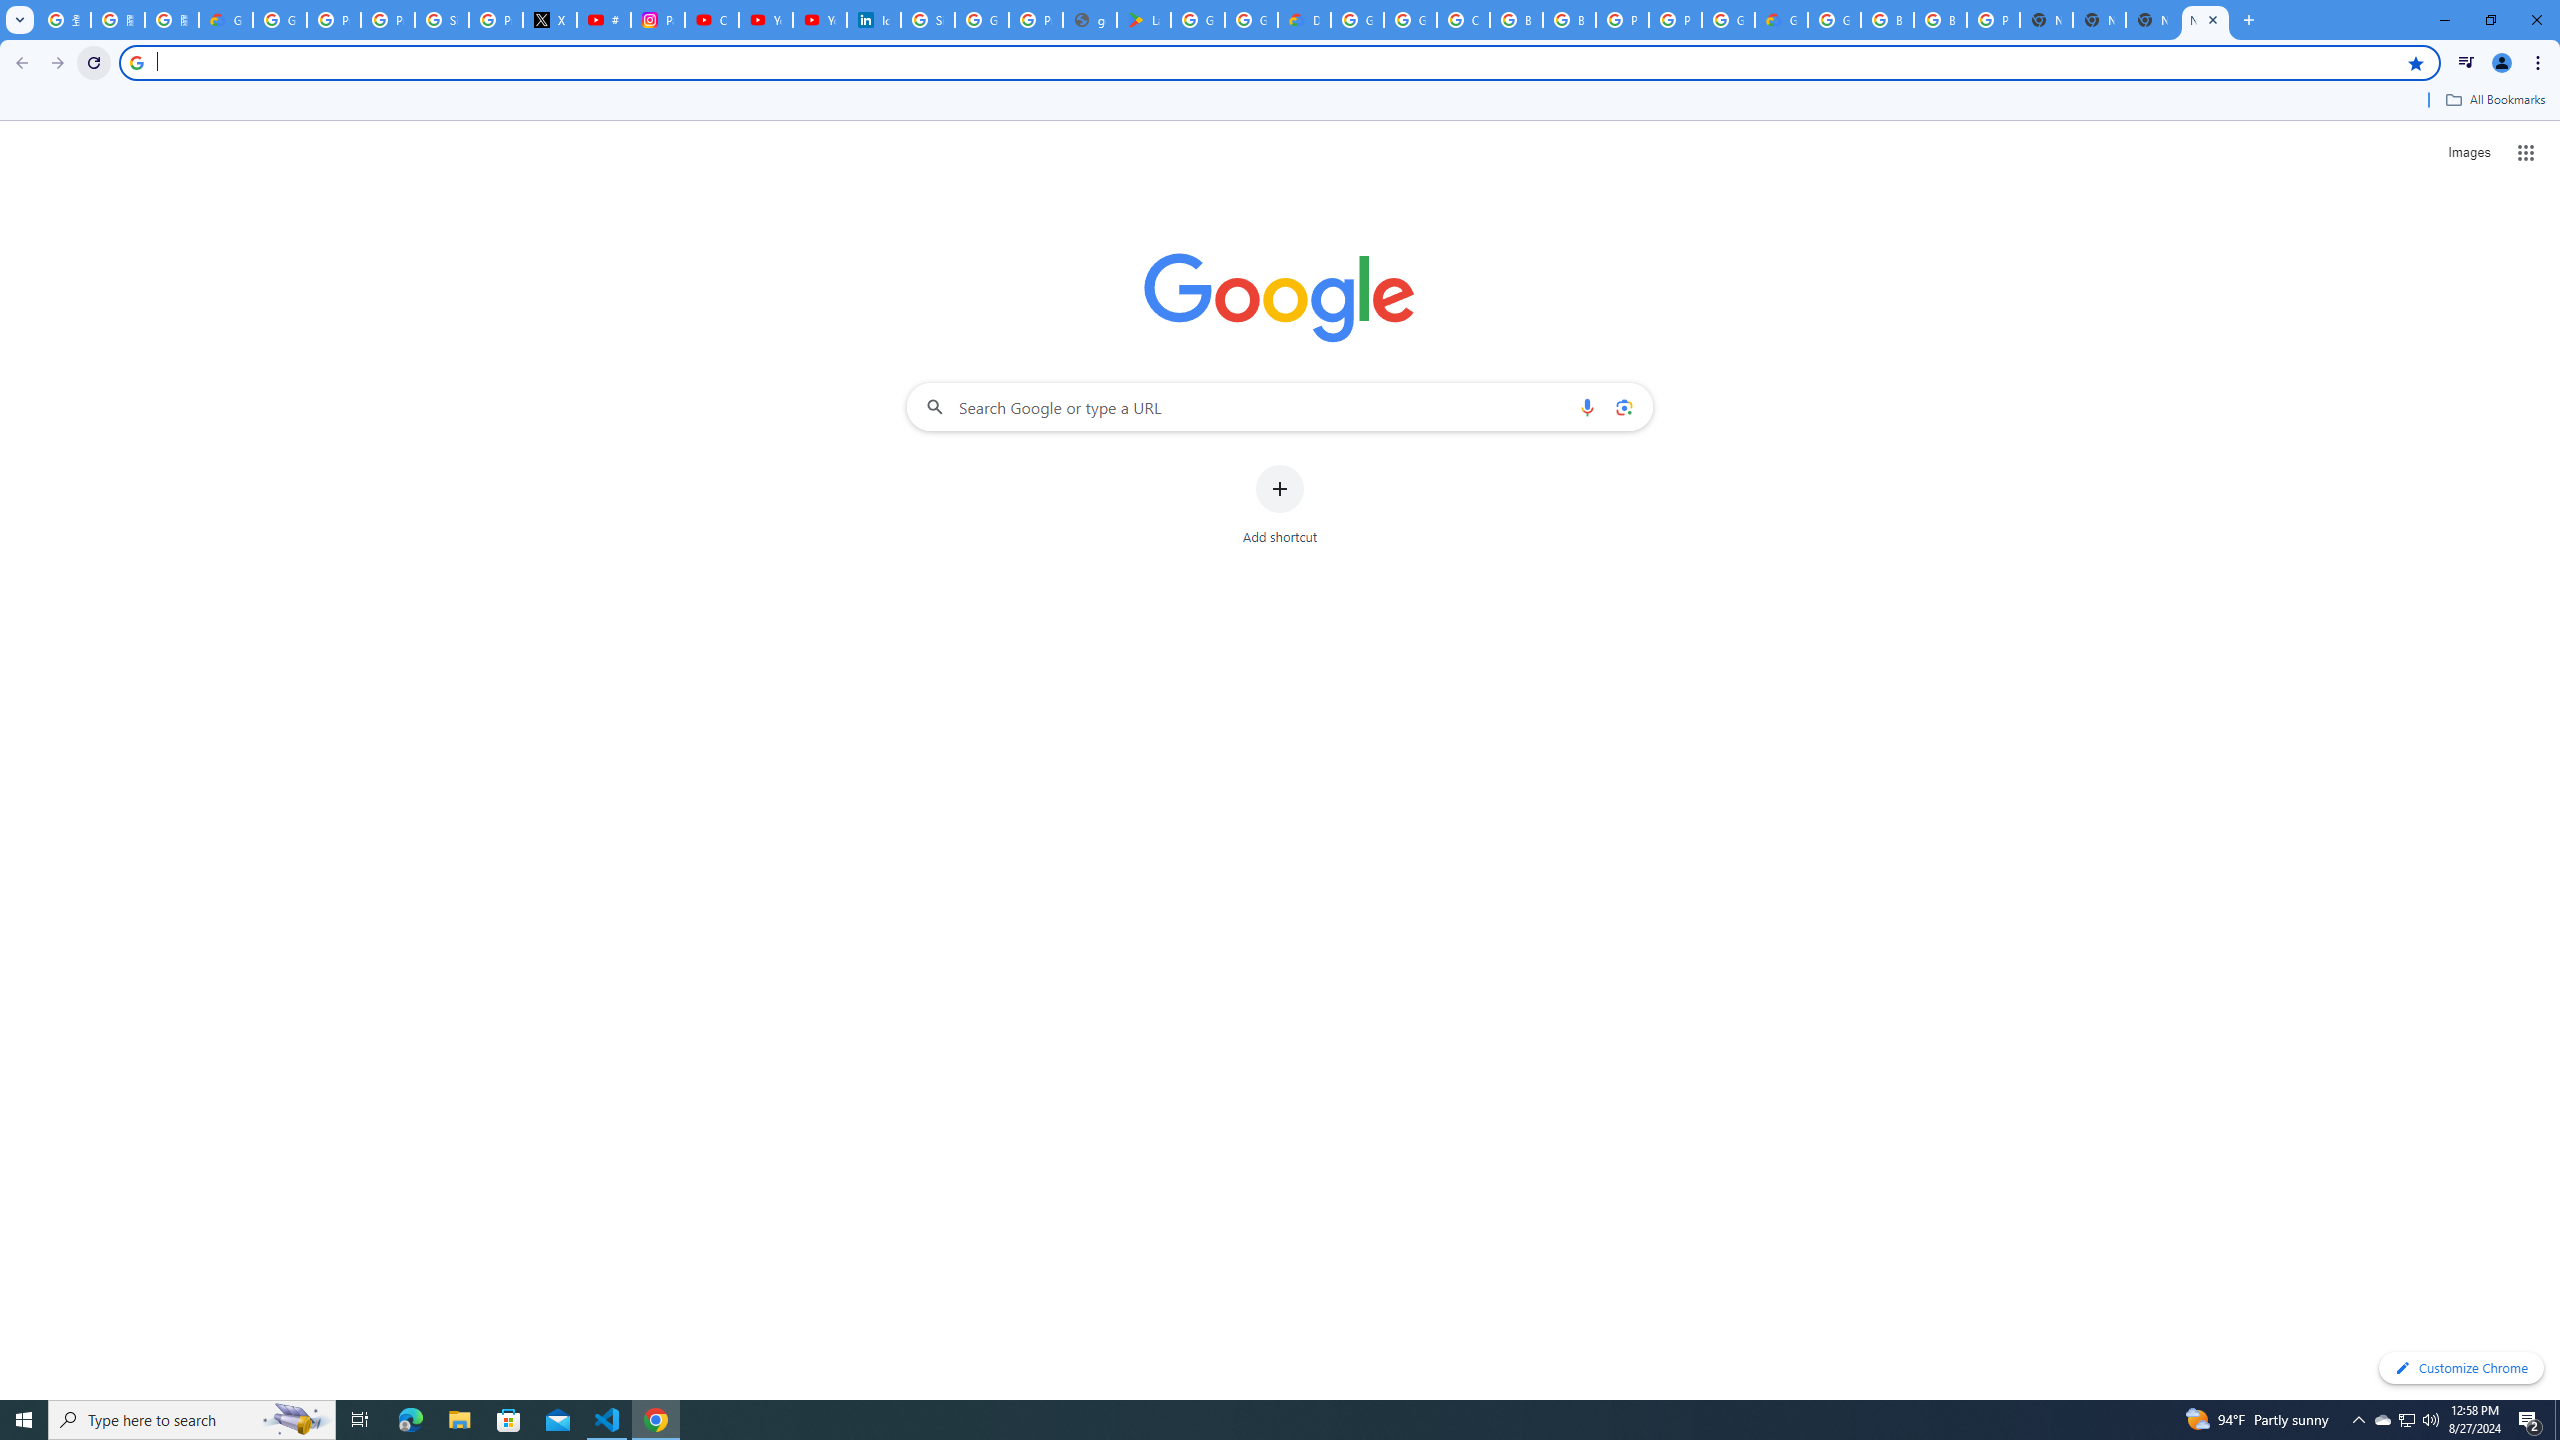  I want to click on 'Google Cloud Platform', so click(1728, 19).